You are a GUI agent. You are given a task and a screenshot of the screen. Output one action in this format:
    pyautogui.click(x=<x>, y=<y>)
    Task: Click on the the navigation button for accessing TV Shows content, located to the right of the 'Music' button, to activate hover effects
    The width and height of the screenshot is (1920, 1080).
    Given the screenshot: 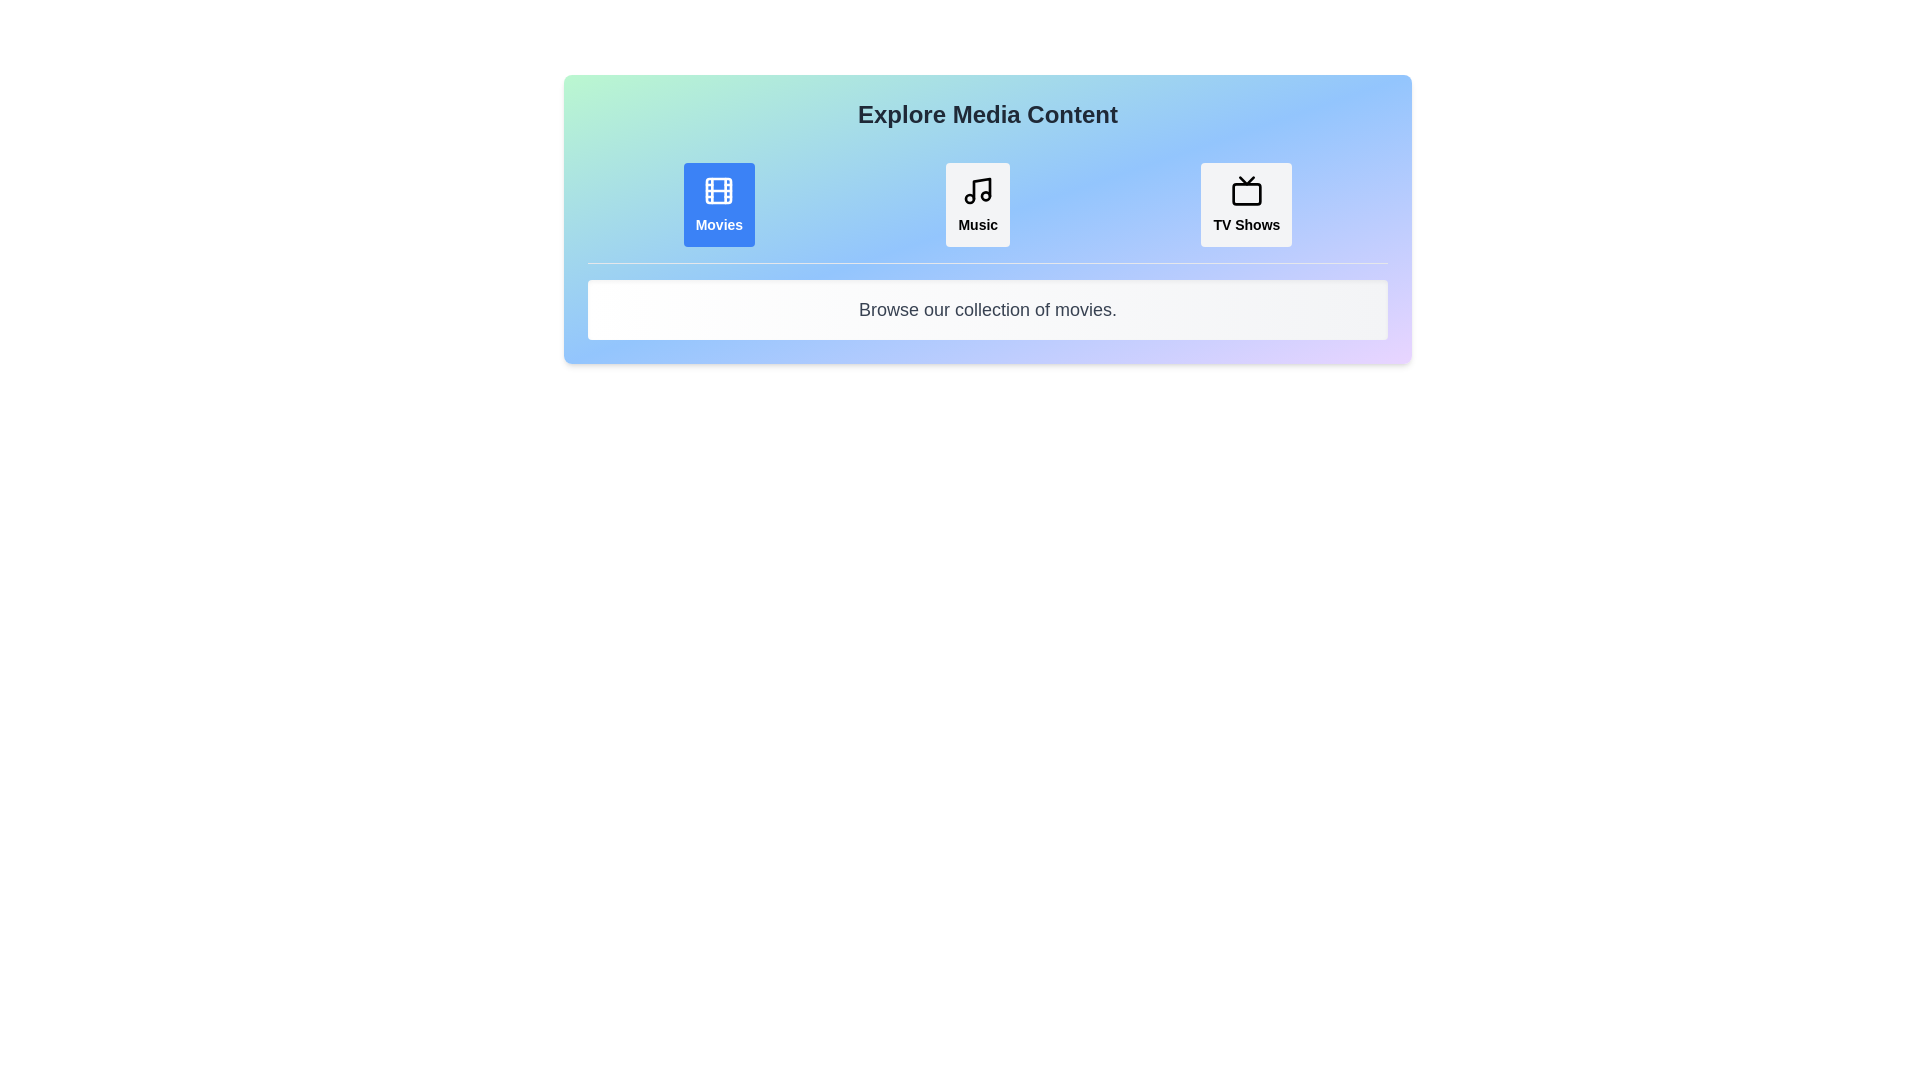 What is the action you would take?
    pyautogui.click(x=1245, y=204)
    